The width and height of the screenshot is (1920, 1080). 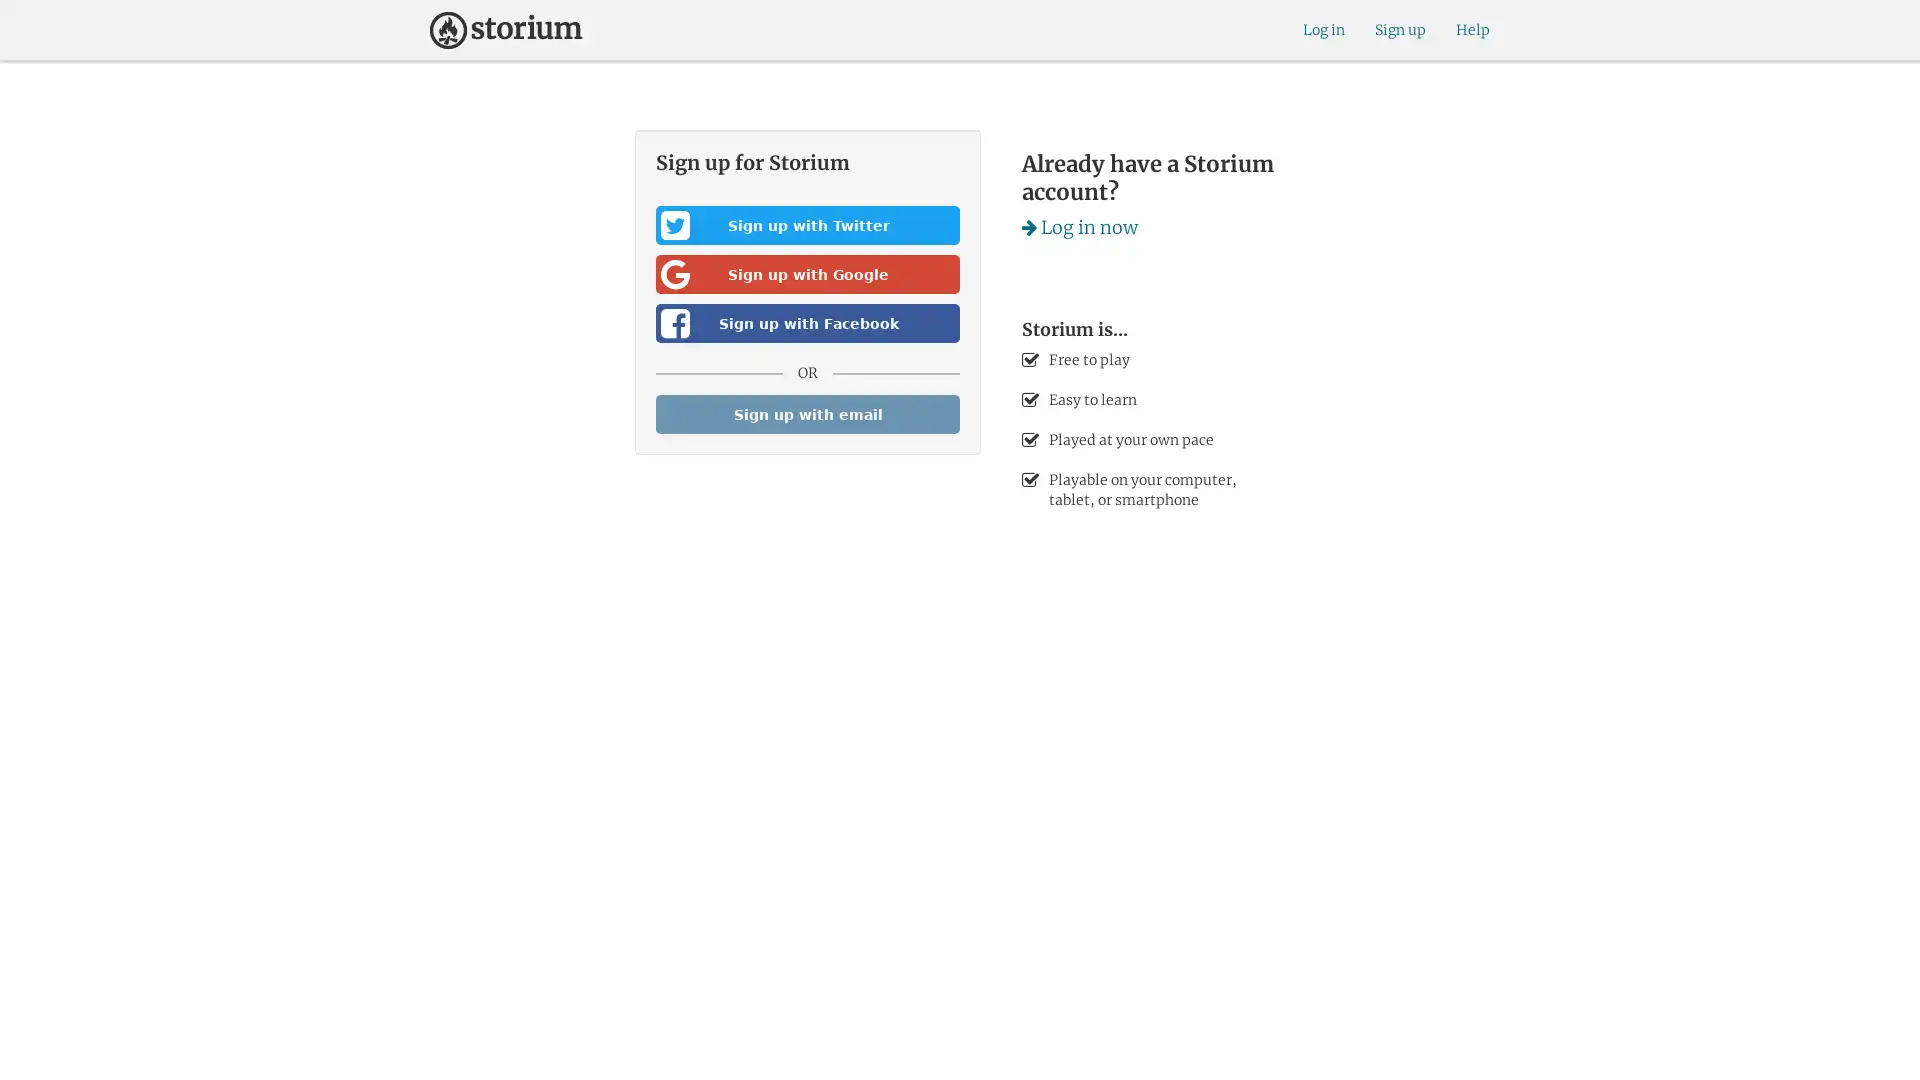 I want to click on Sign up with email, so click(x=807, y=413).